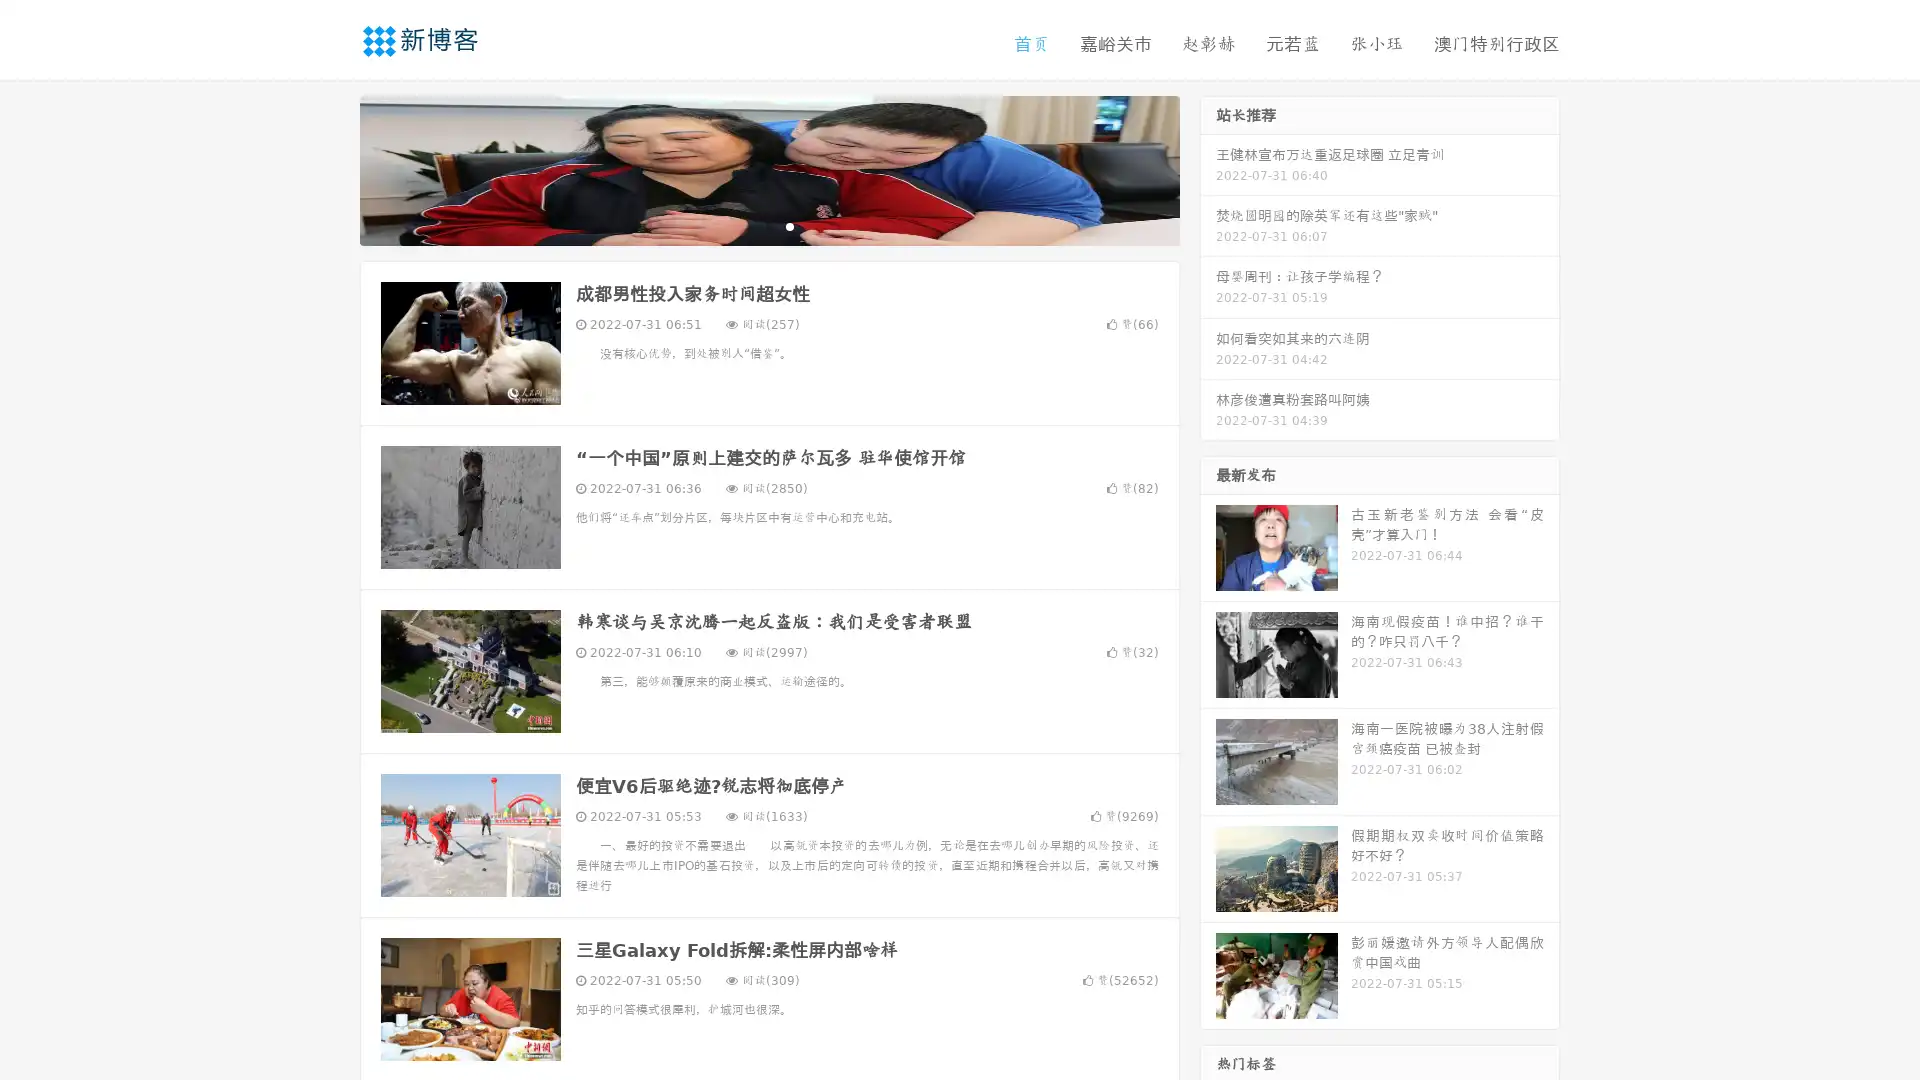 The height and width of the screenshot is (1080, 1920). What do you see at coordinates (330, 168) in the screenshot?
I see `Previous slide` at bounding box center [330, 168].